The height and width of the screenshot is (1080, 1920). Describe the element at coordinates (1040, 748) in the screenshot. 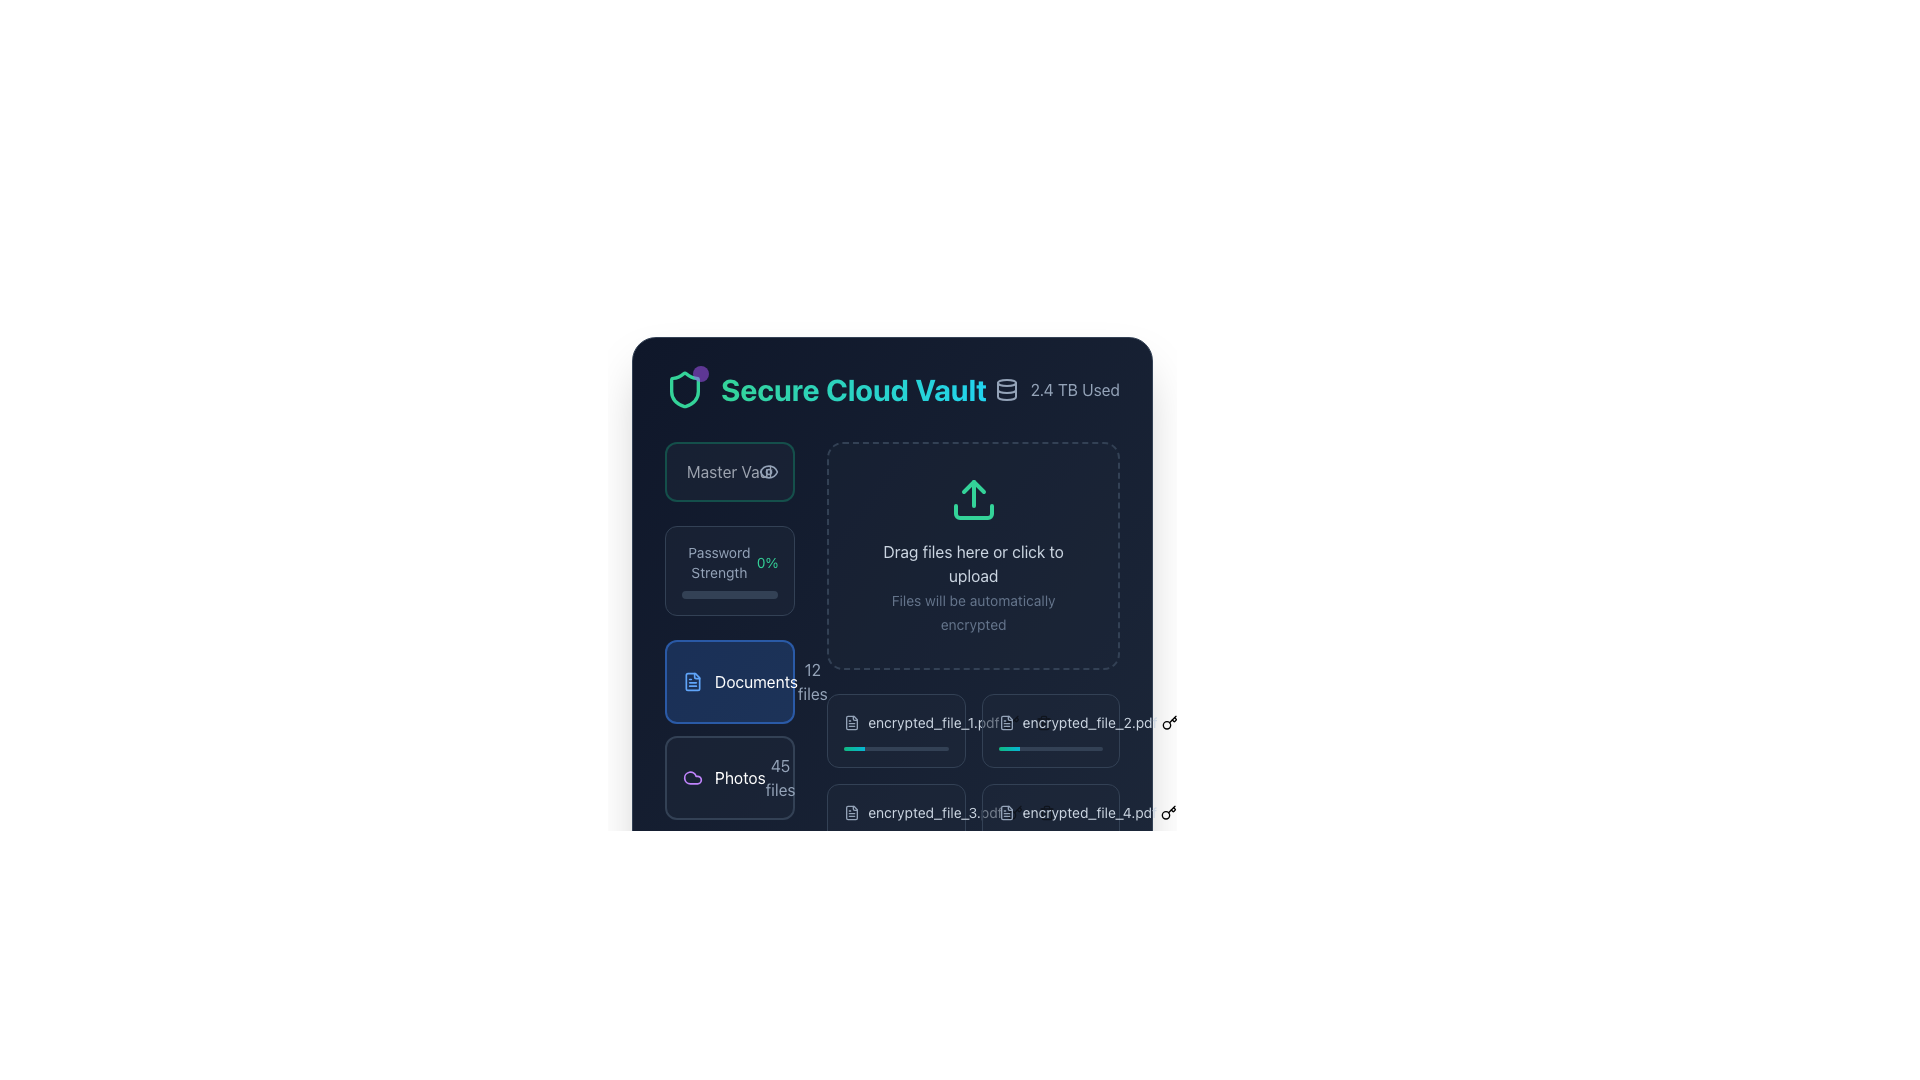

I see `the progress bar segment visually representing the progress state for the file labeled 'encrypted_file_2.pdf'` at that location.